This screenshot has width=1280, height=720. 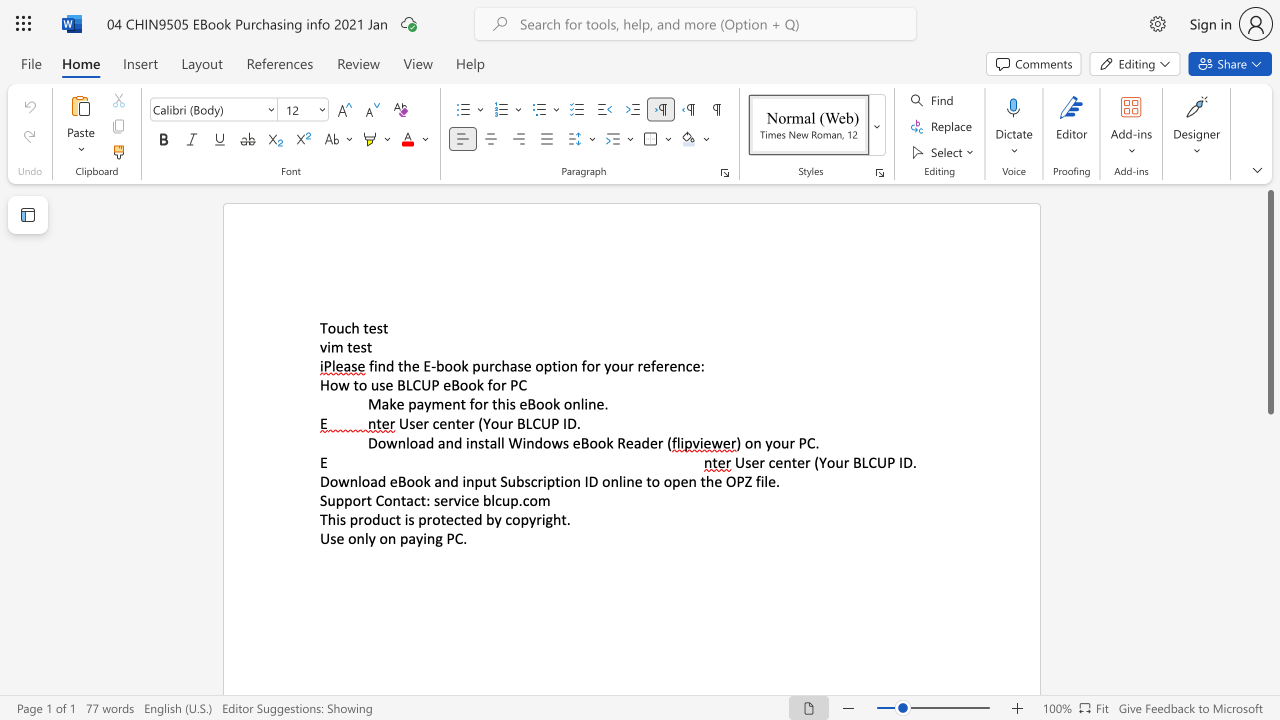 What do you see at coordinates (369, 537) in the screenshot?
I see `the space between the continuous character "l" and "y" in the text` at bounding box center [369, 537].